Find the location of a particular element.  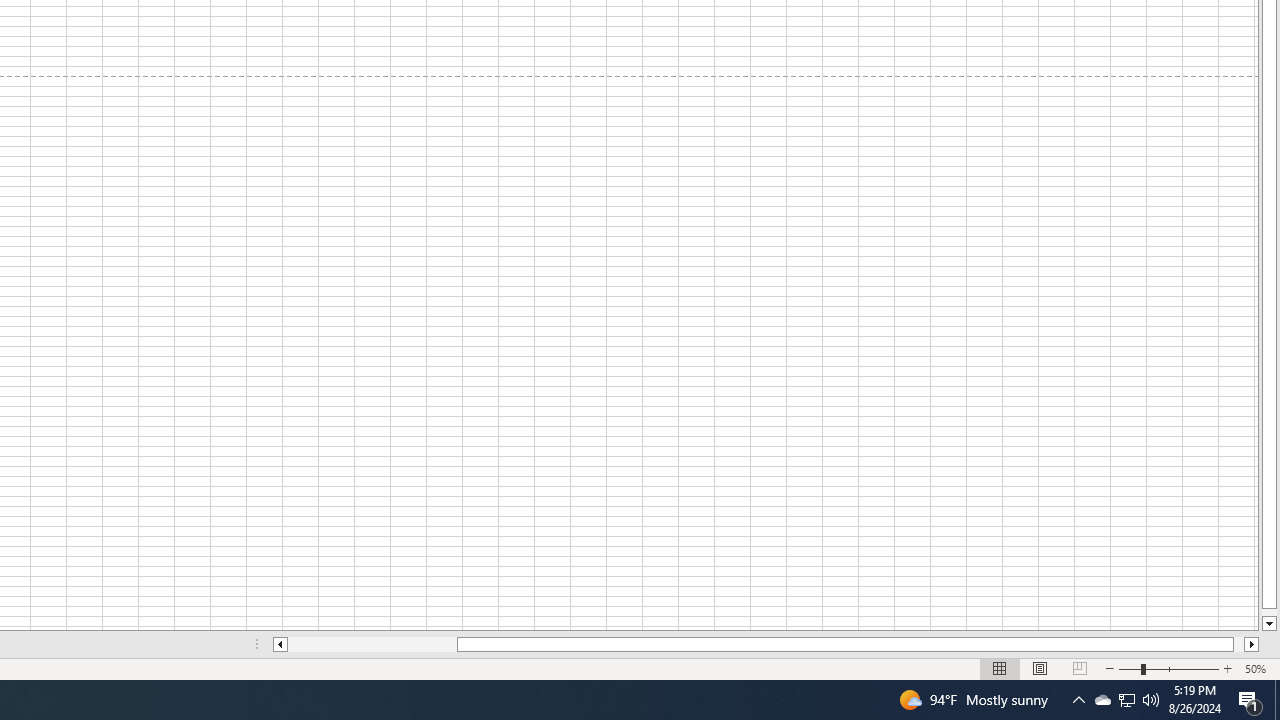

'Page down' is located at coordinates (1268, 611).